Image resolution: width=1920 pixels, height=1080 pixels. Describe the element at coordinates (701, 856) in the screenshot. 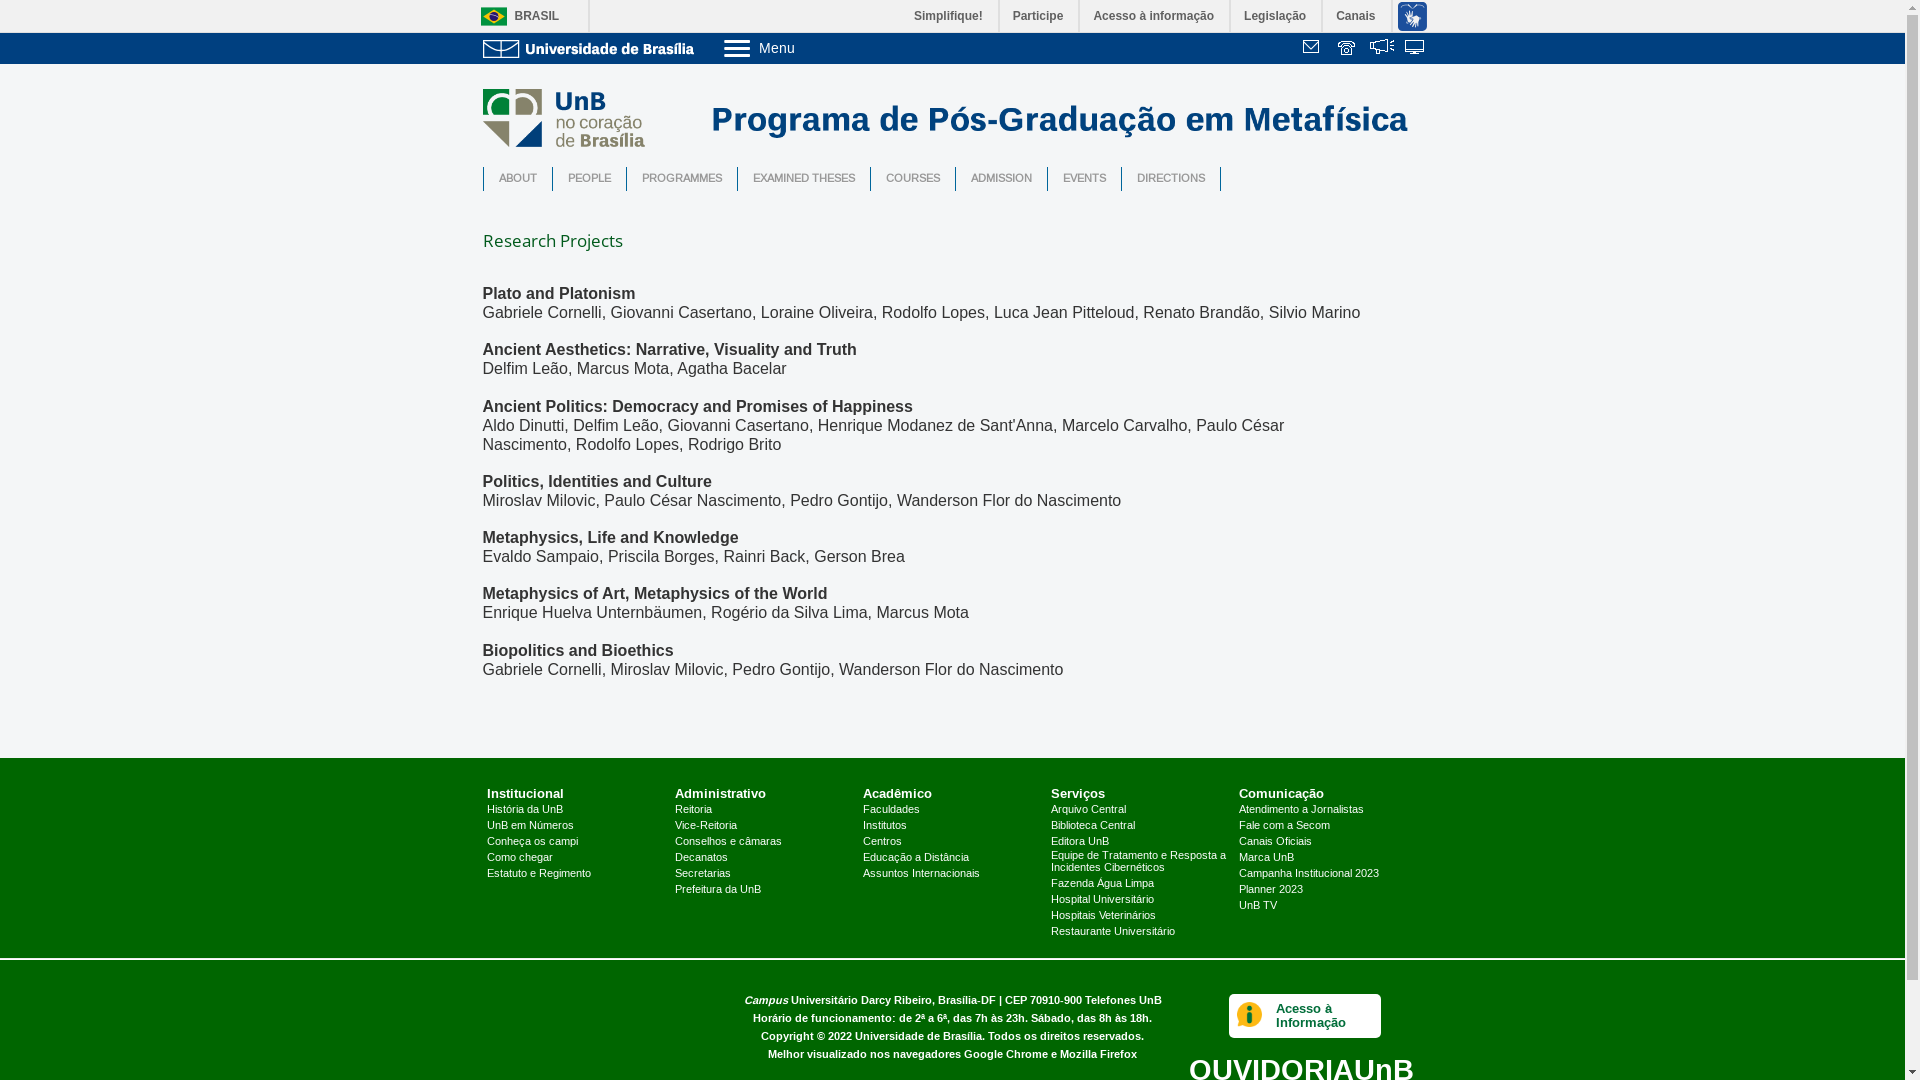

I see `'Decanatos'` at that location.